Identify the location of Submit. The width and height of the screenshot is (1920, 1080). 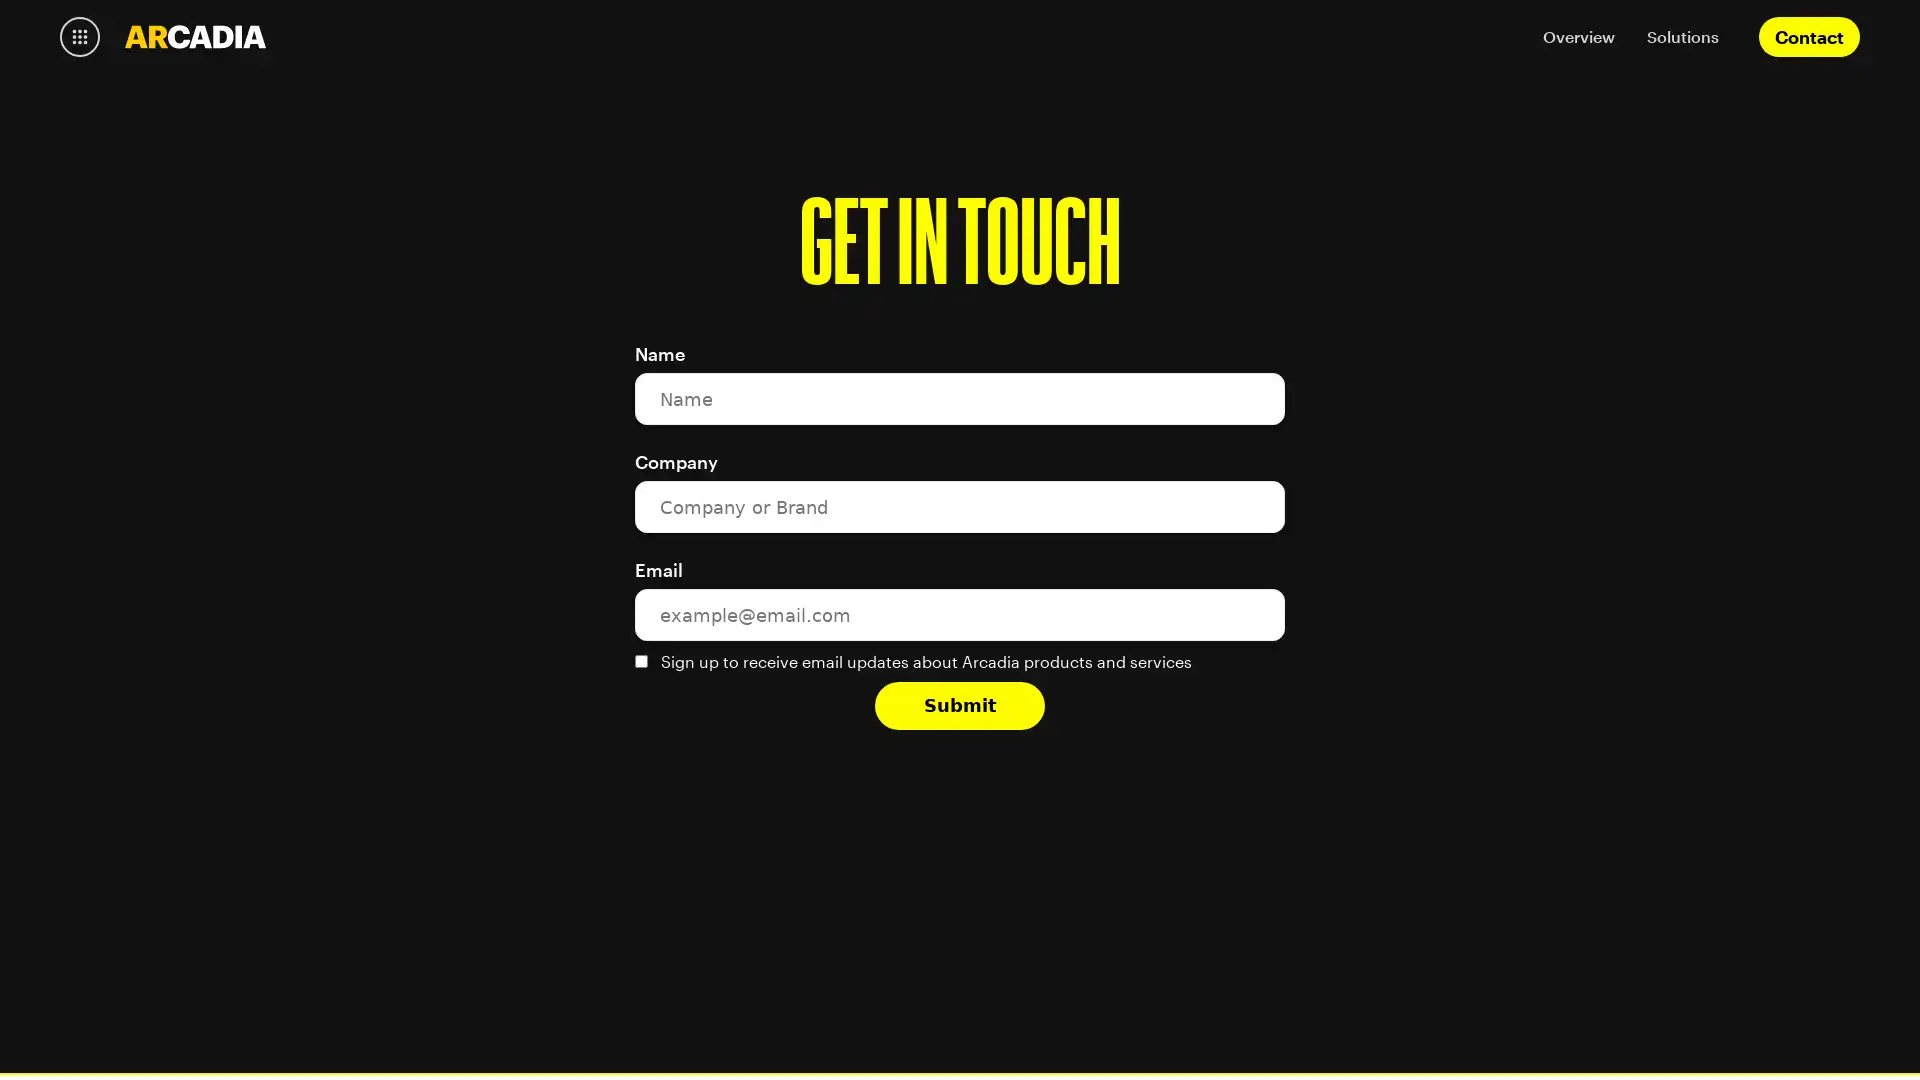
(960, 704).